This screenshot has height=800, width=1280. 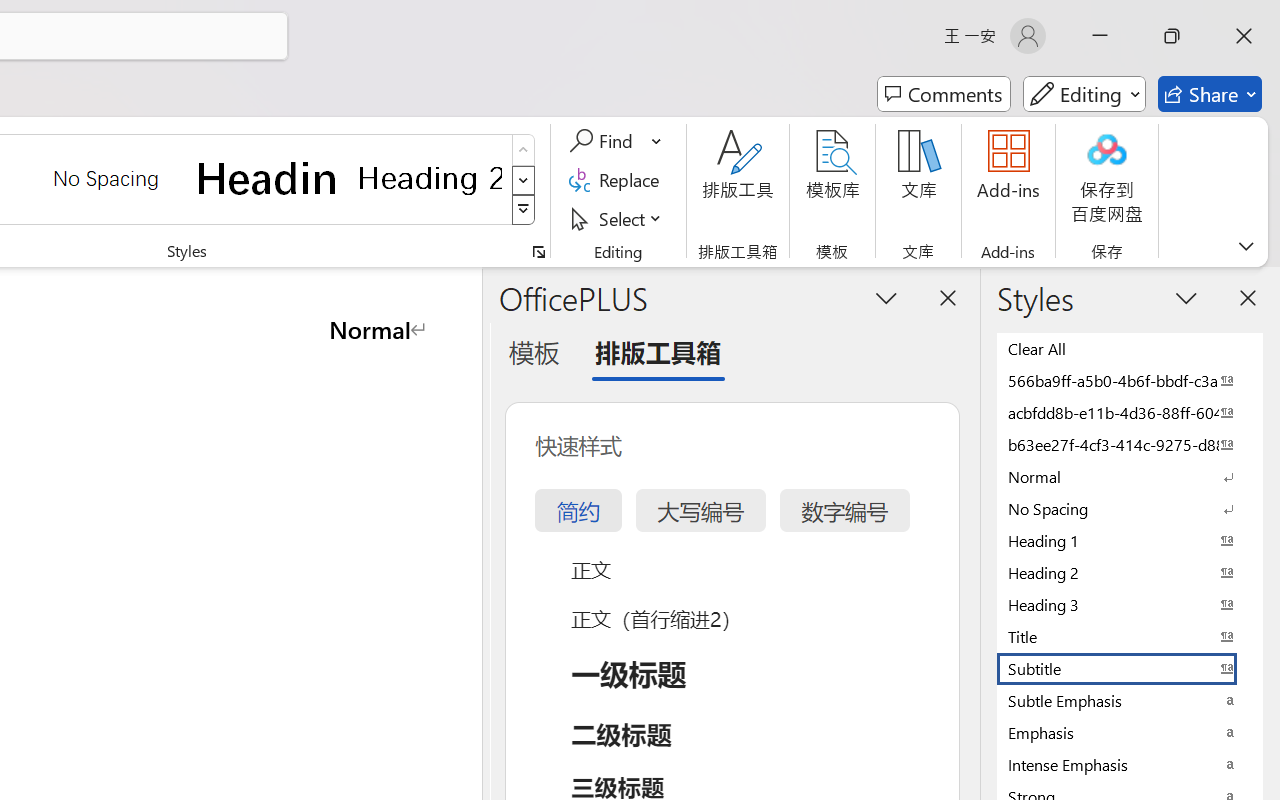 I want to click on 'Normal', so click(x=1130, y=476).